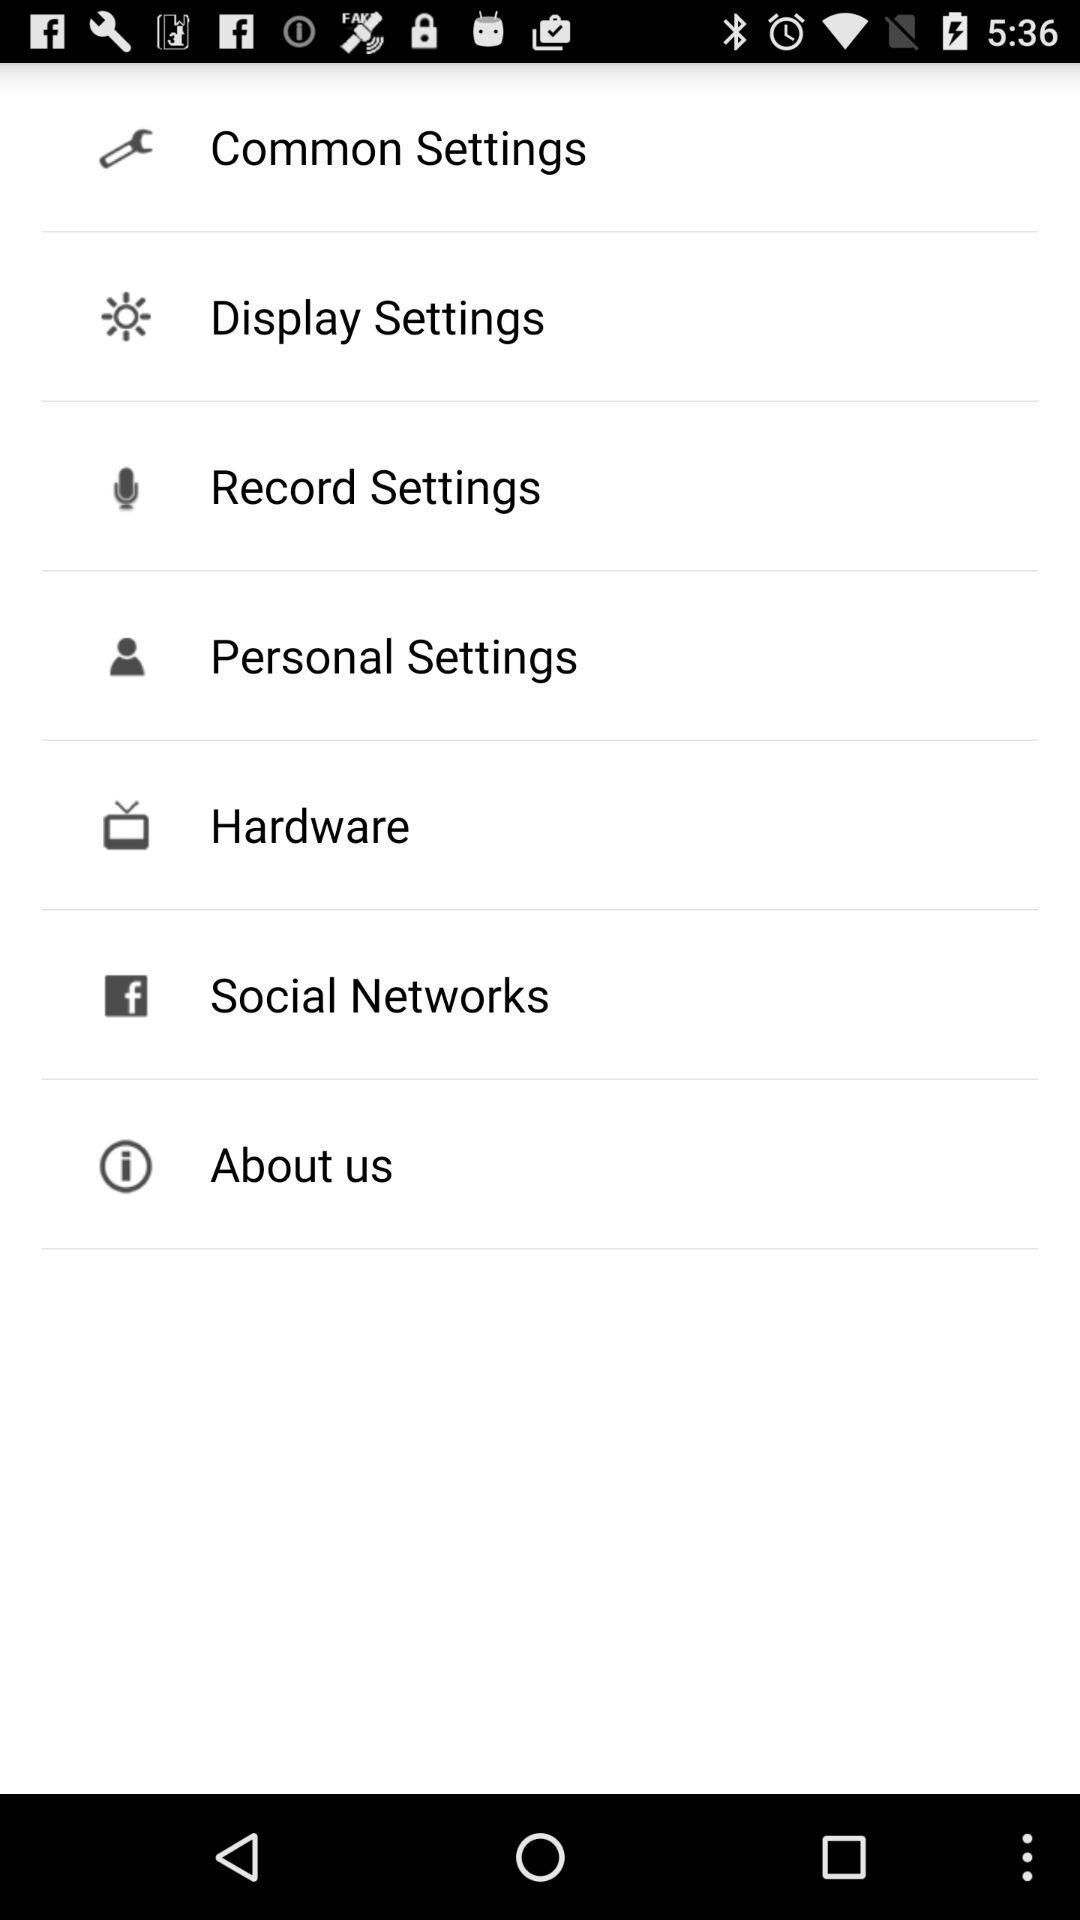 The width and height of the screenshot is (1080, 1920). I want to click on the button beside about us, so click(126, 1164).